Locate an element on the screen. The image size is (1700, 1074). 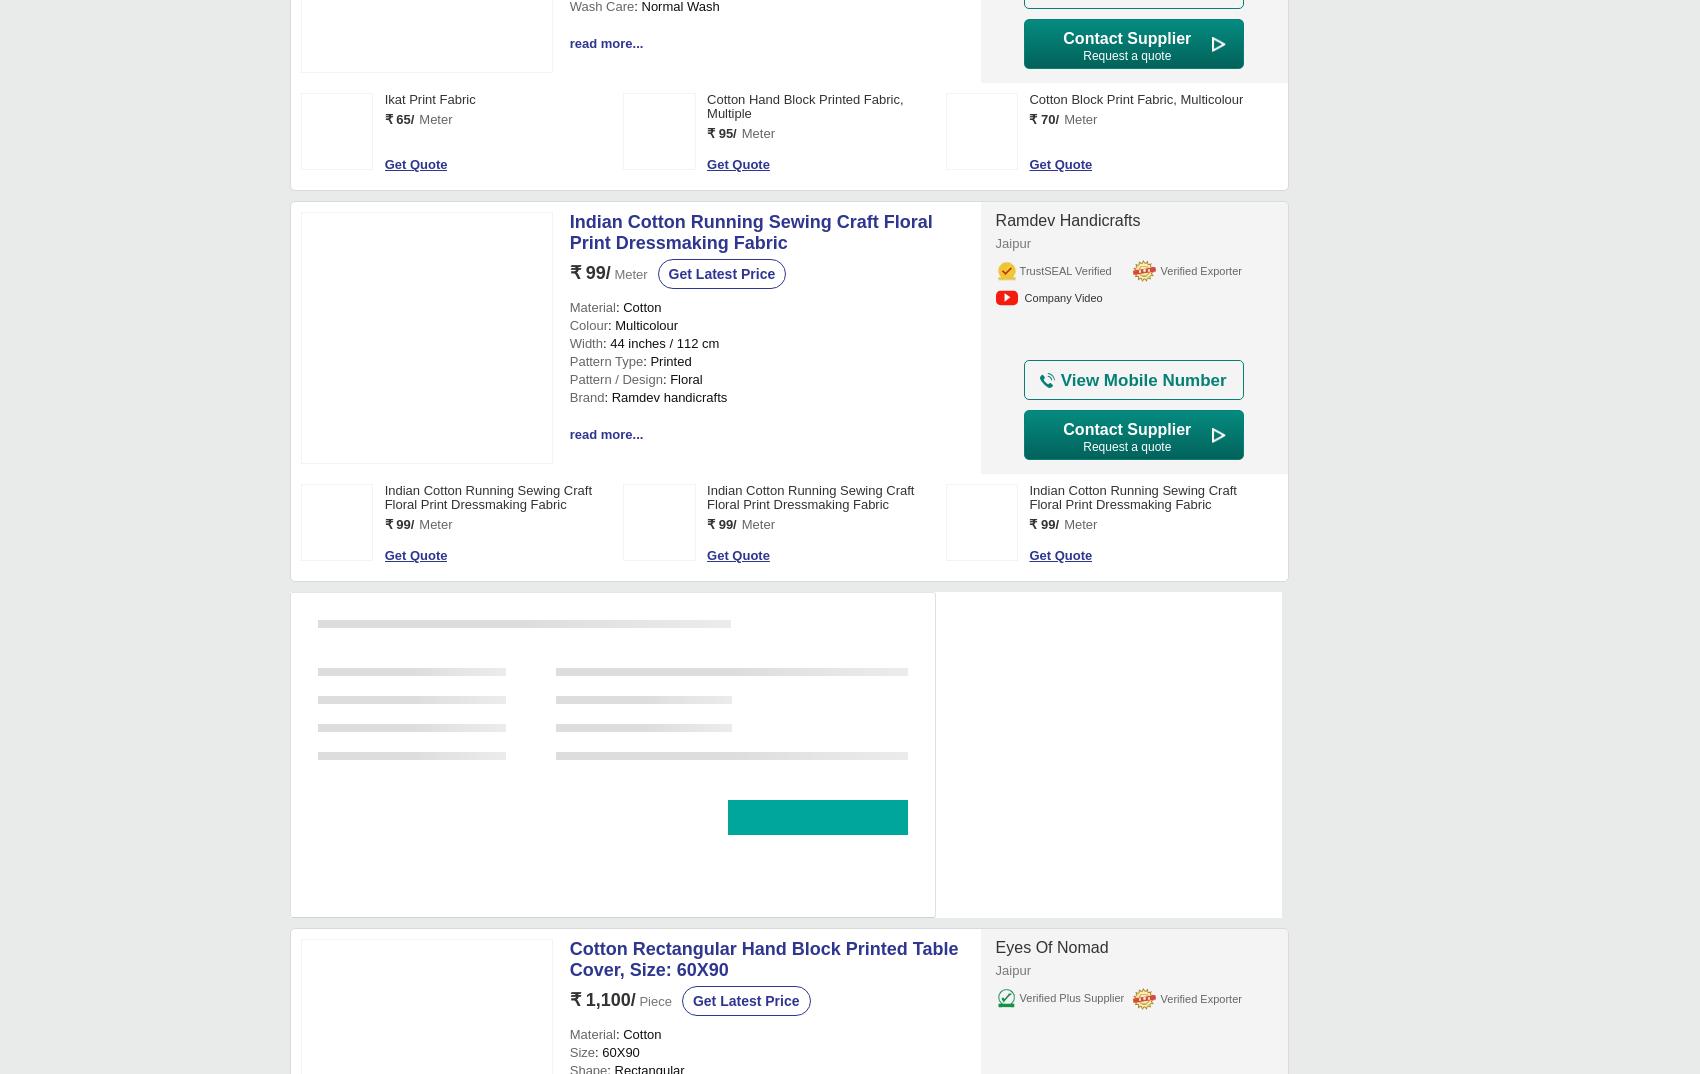
'Anagha Creation' is located at coordinates (994, 441).